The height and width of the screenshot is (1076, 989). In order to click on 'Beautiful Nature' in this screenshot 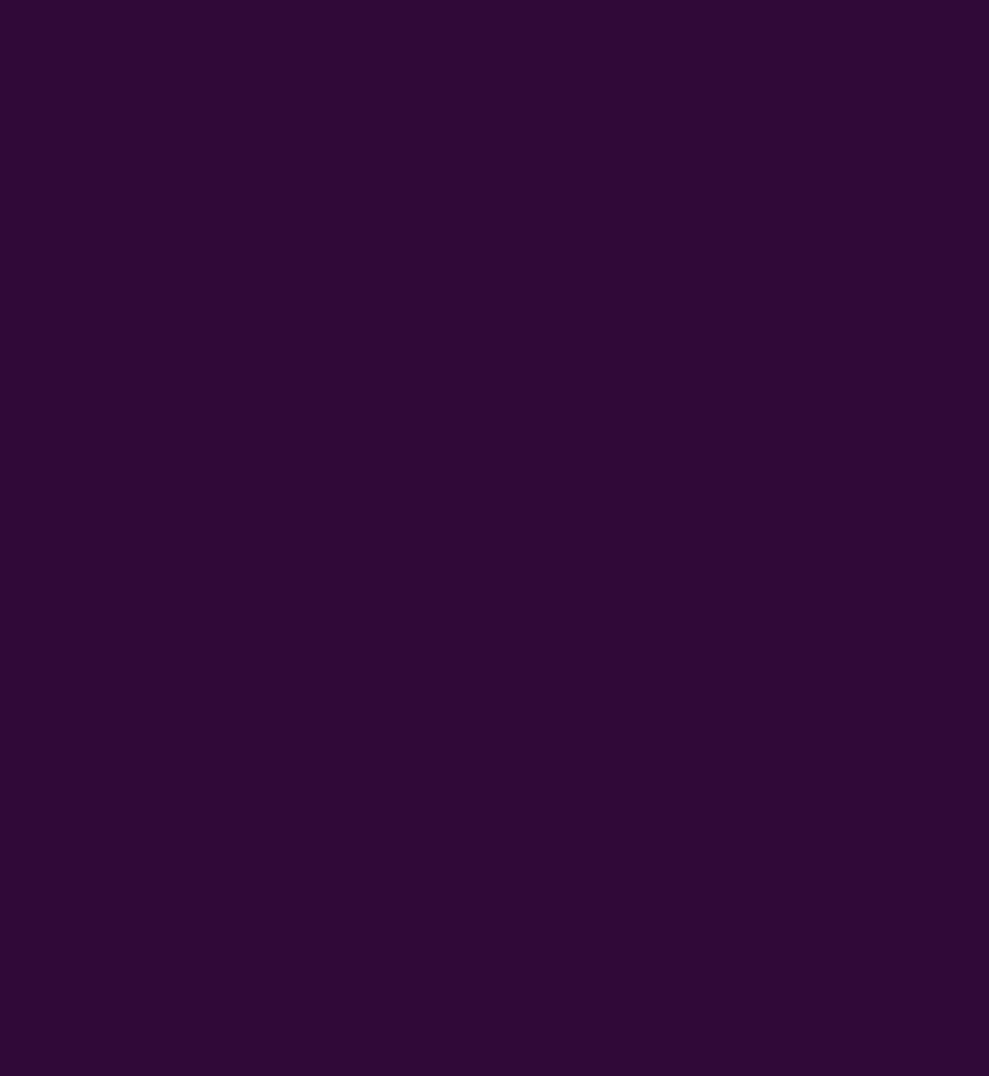, I will do `click(108, 149)`.